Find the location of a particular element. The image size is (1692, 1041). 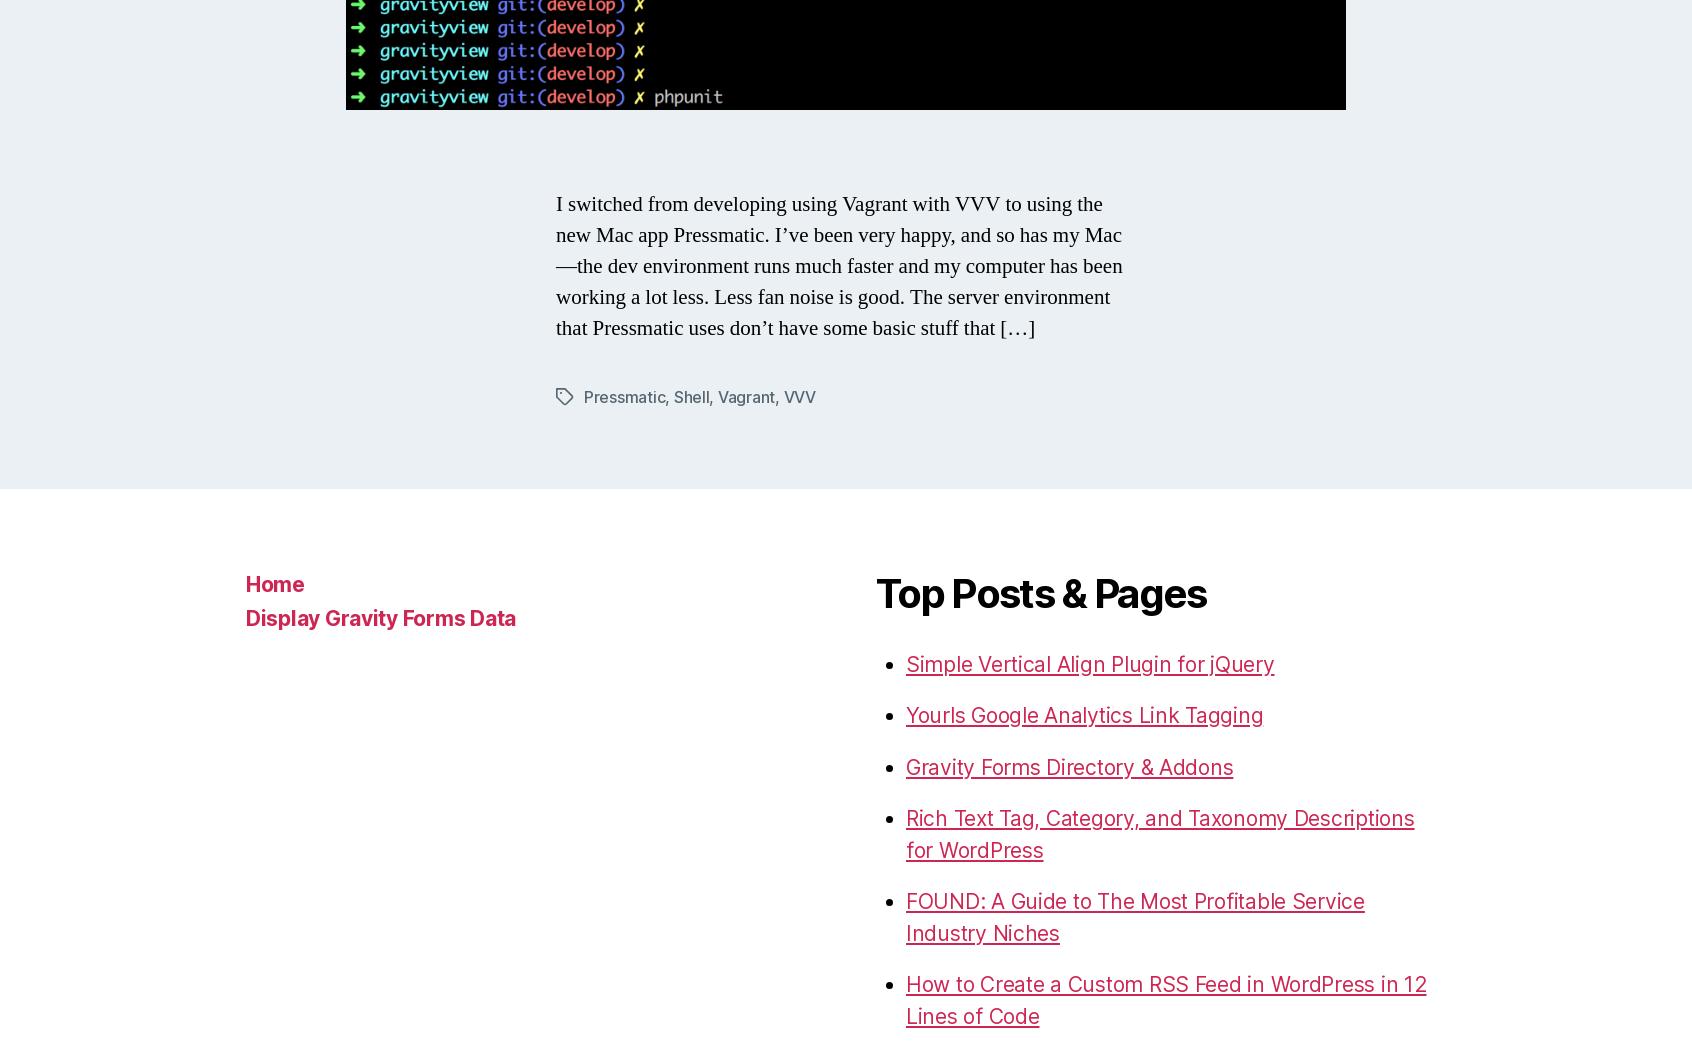

'PostGrid - Offline Communication Platform & API - PostGrid™ - US & International - Post Grid' is located at coordinates (1125, 665).